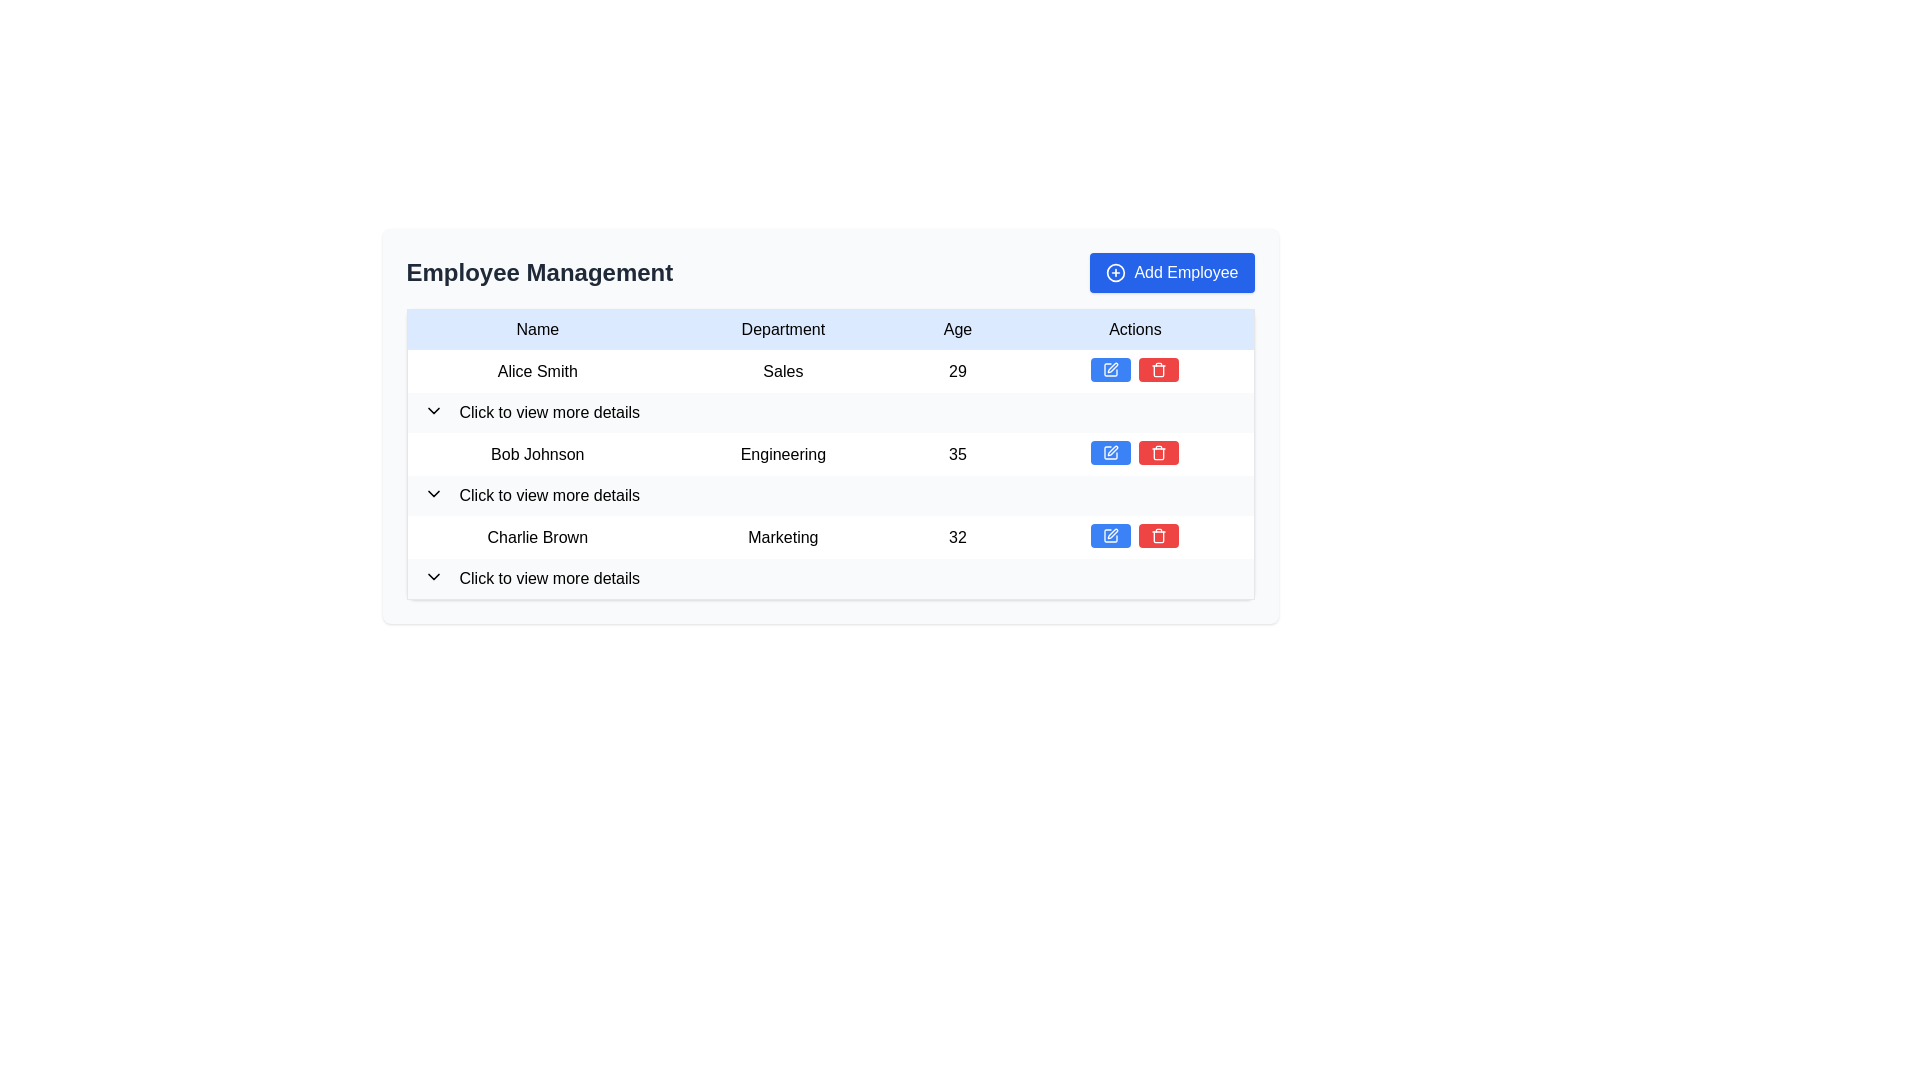  What do you see at coordinates (1159, 370) in the screenshot?
I see `the trash bin icon button, which is the second button in the 'Actions' group in the Employee Management table` at bounding box center [1159, 370].